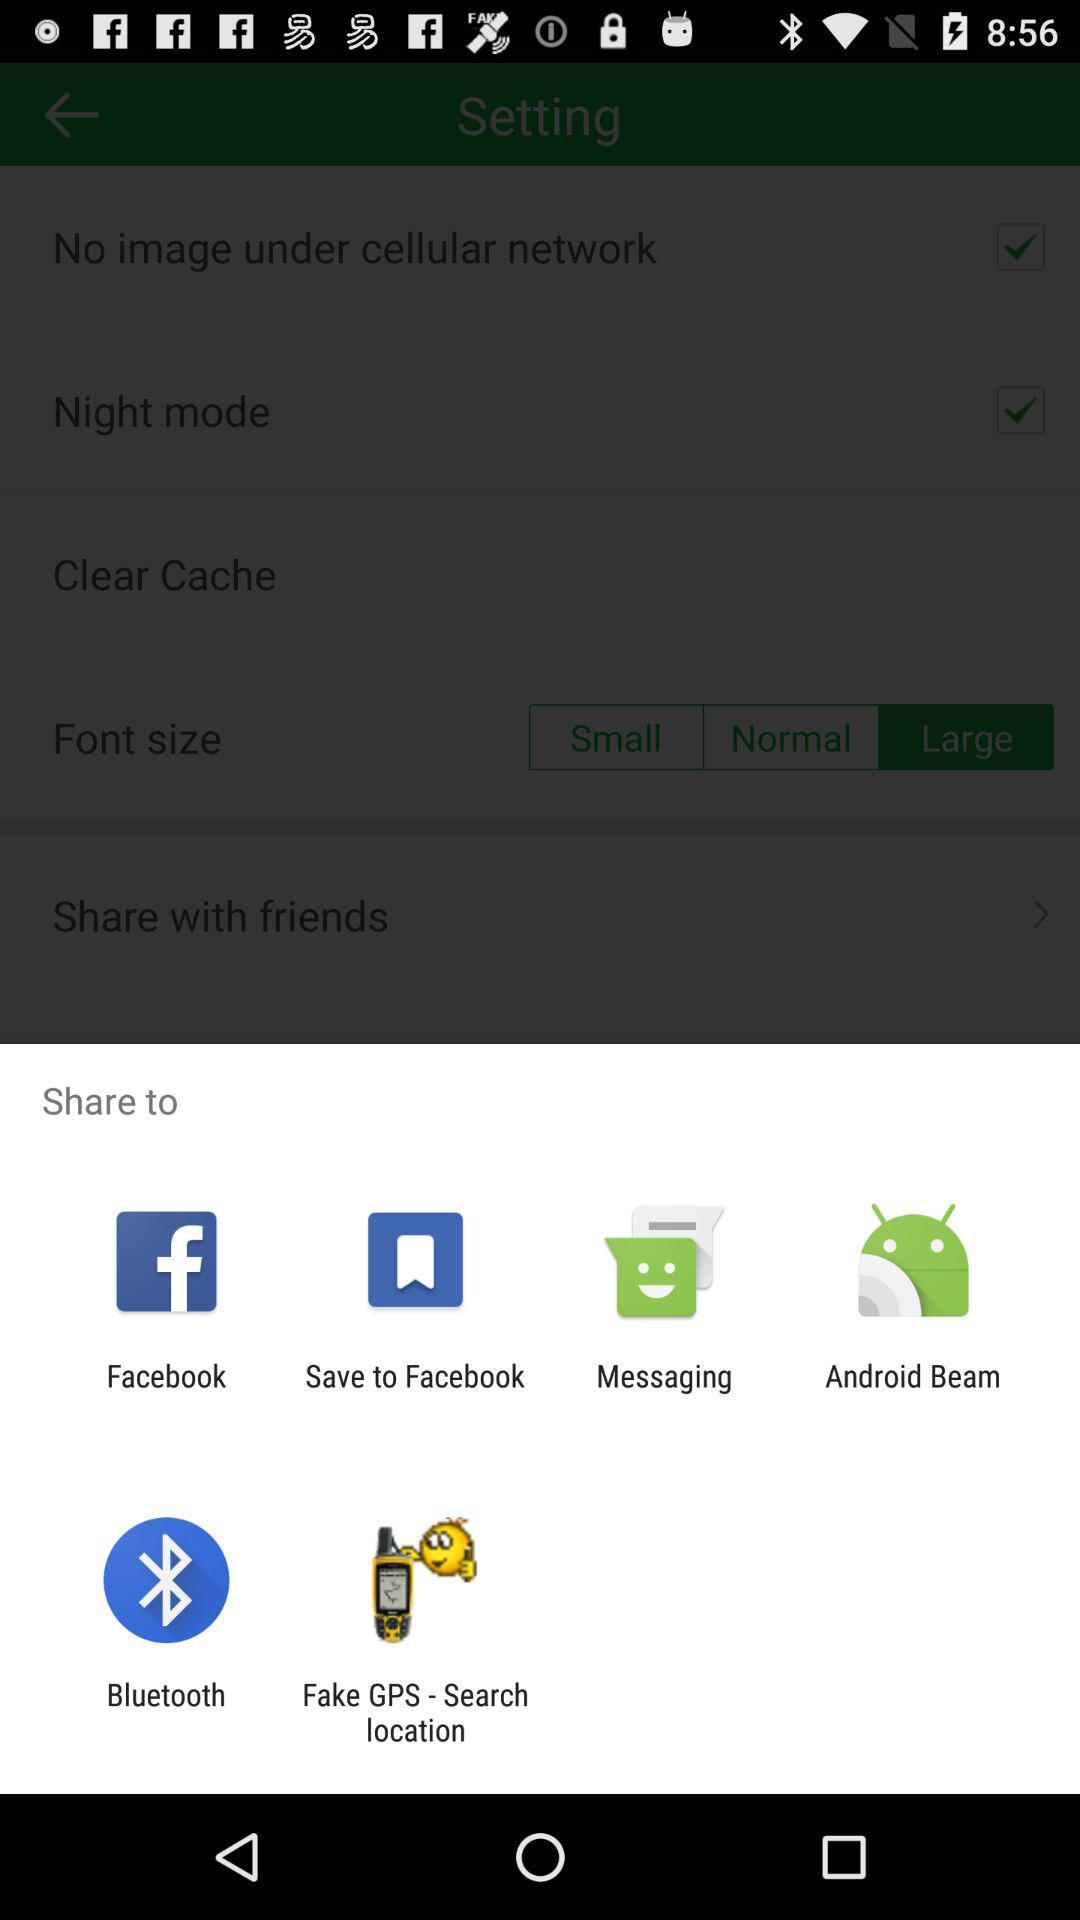  Describe the element at coordinates (913, 1392) in the screenshot. I see `the icon to the right of messaging app` at that location.